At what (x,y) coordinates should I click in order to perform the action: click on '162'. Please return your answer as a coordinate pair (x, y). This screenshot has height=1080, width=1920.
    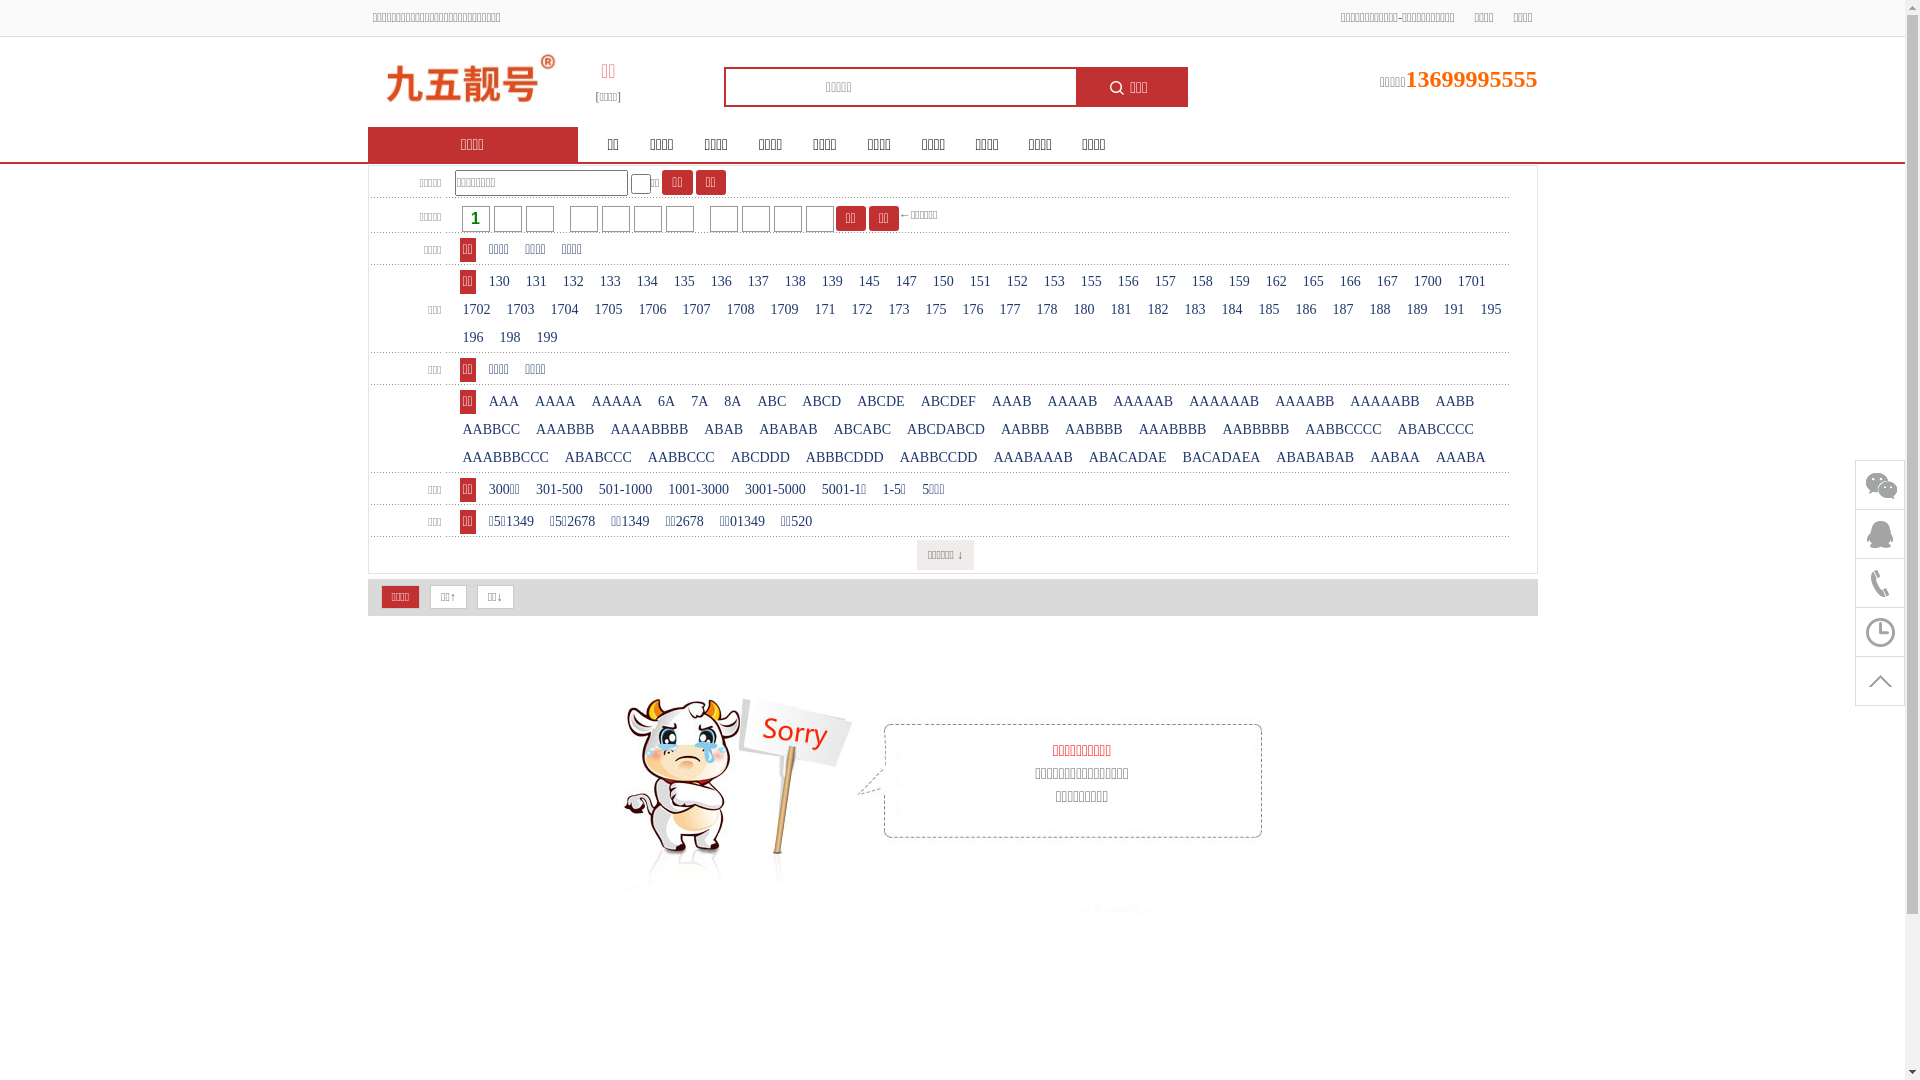
    Looking at the image, I should click on (1275, 281).